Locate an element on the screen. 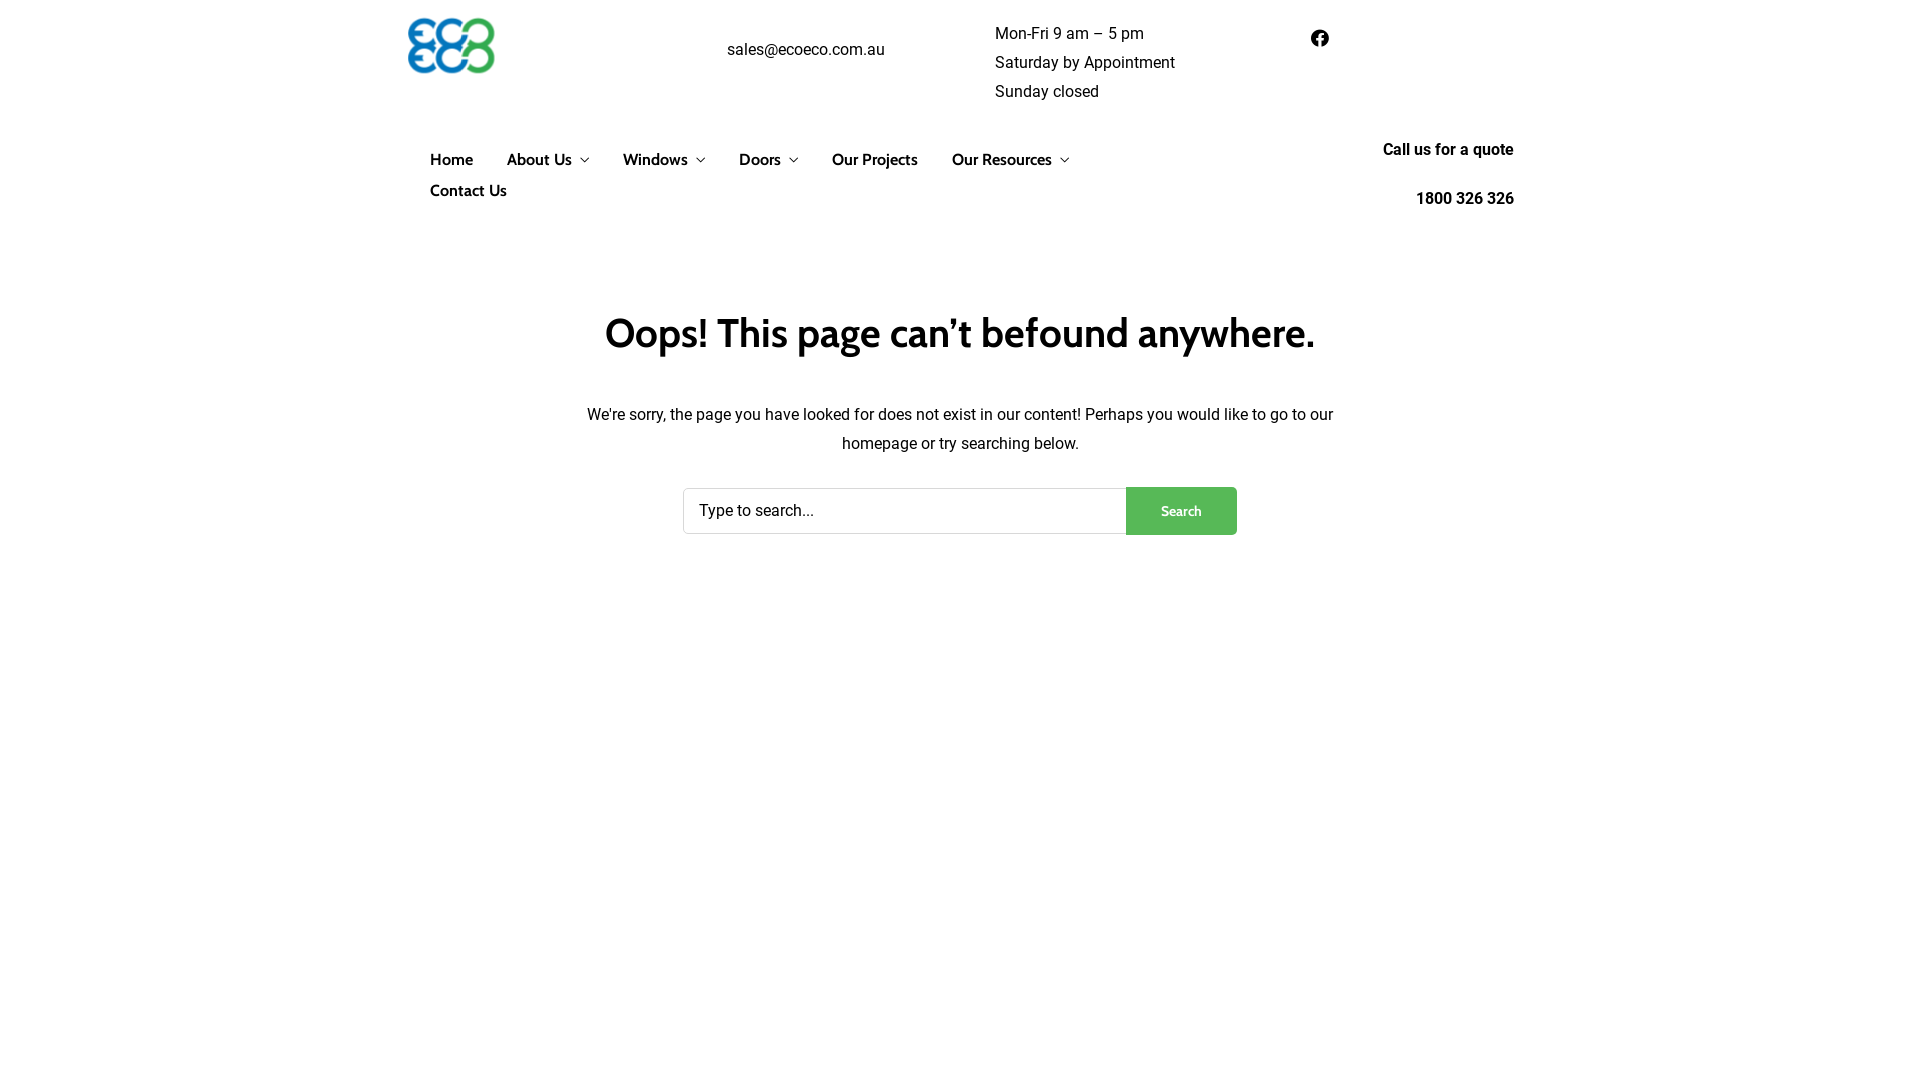  'Home' is located at coordinates (450, 159).